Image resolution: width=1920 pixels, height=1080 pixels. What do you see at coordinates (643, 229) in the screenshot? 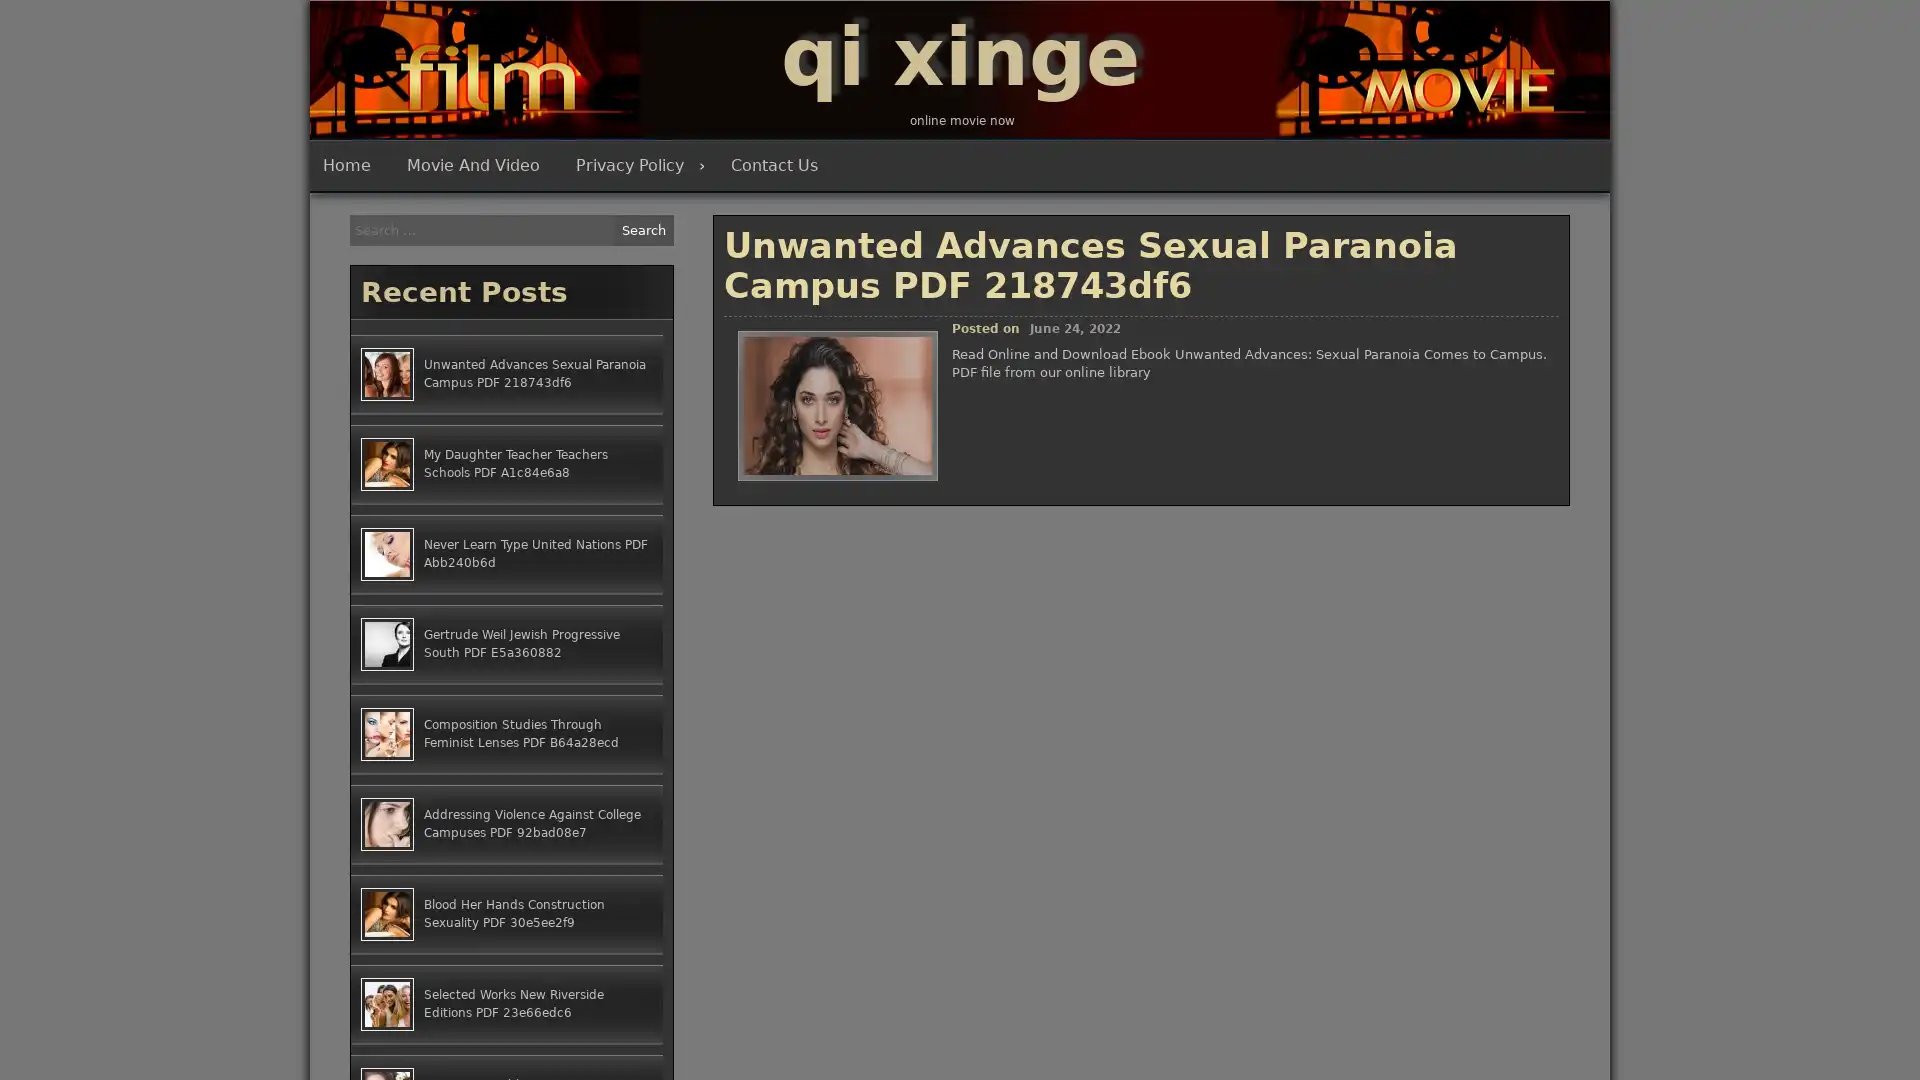
I see `Search` at bounding box center [643, 229].